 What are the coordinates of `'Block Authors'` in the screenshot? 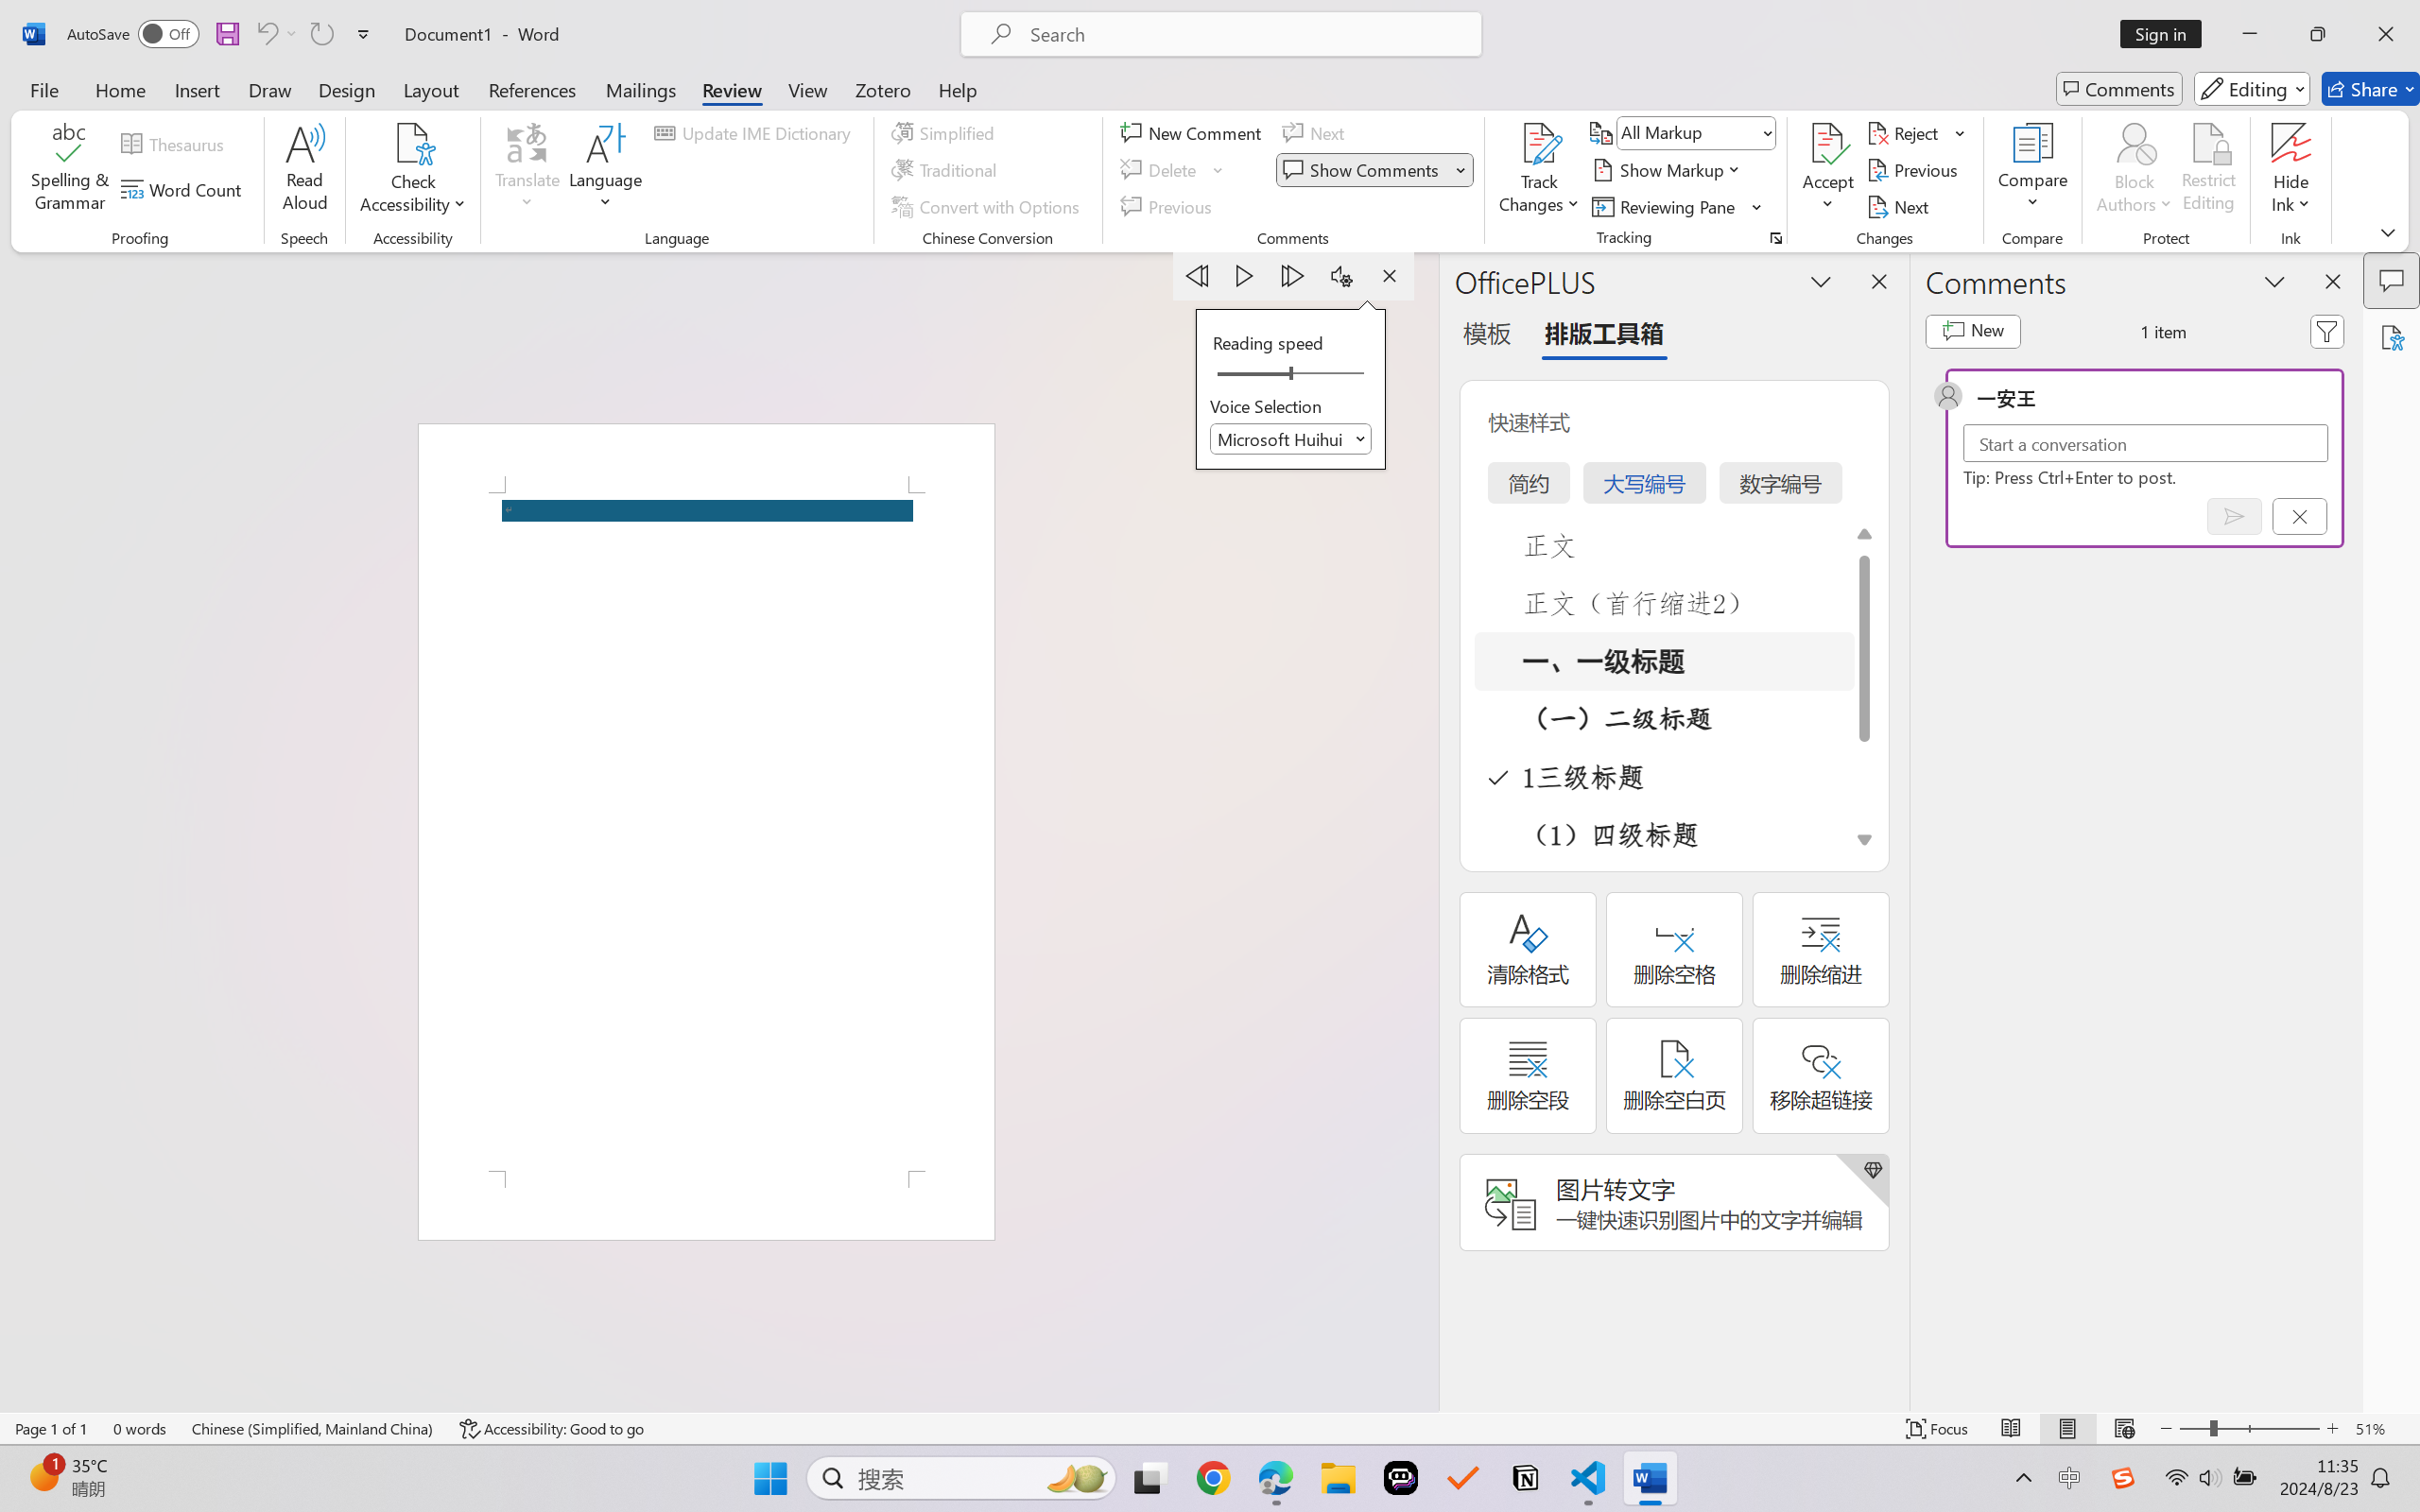 It's located at (2133, 143).